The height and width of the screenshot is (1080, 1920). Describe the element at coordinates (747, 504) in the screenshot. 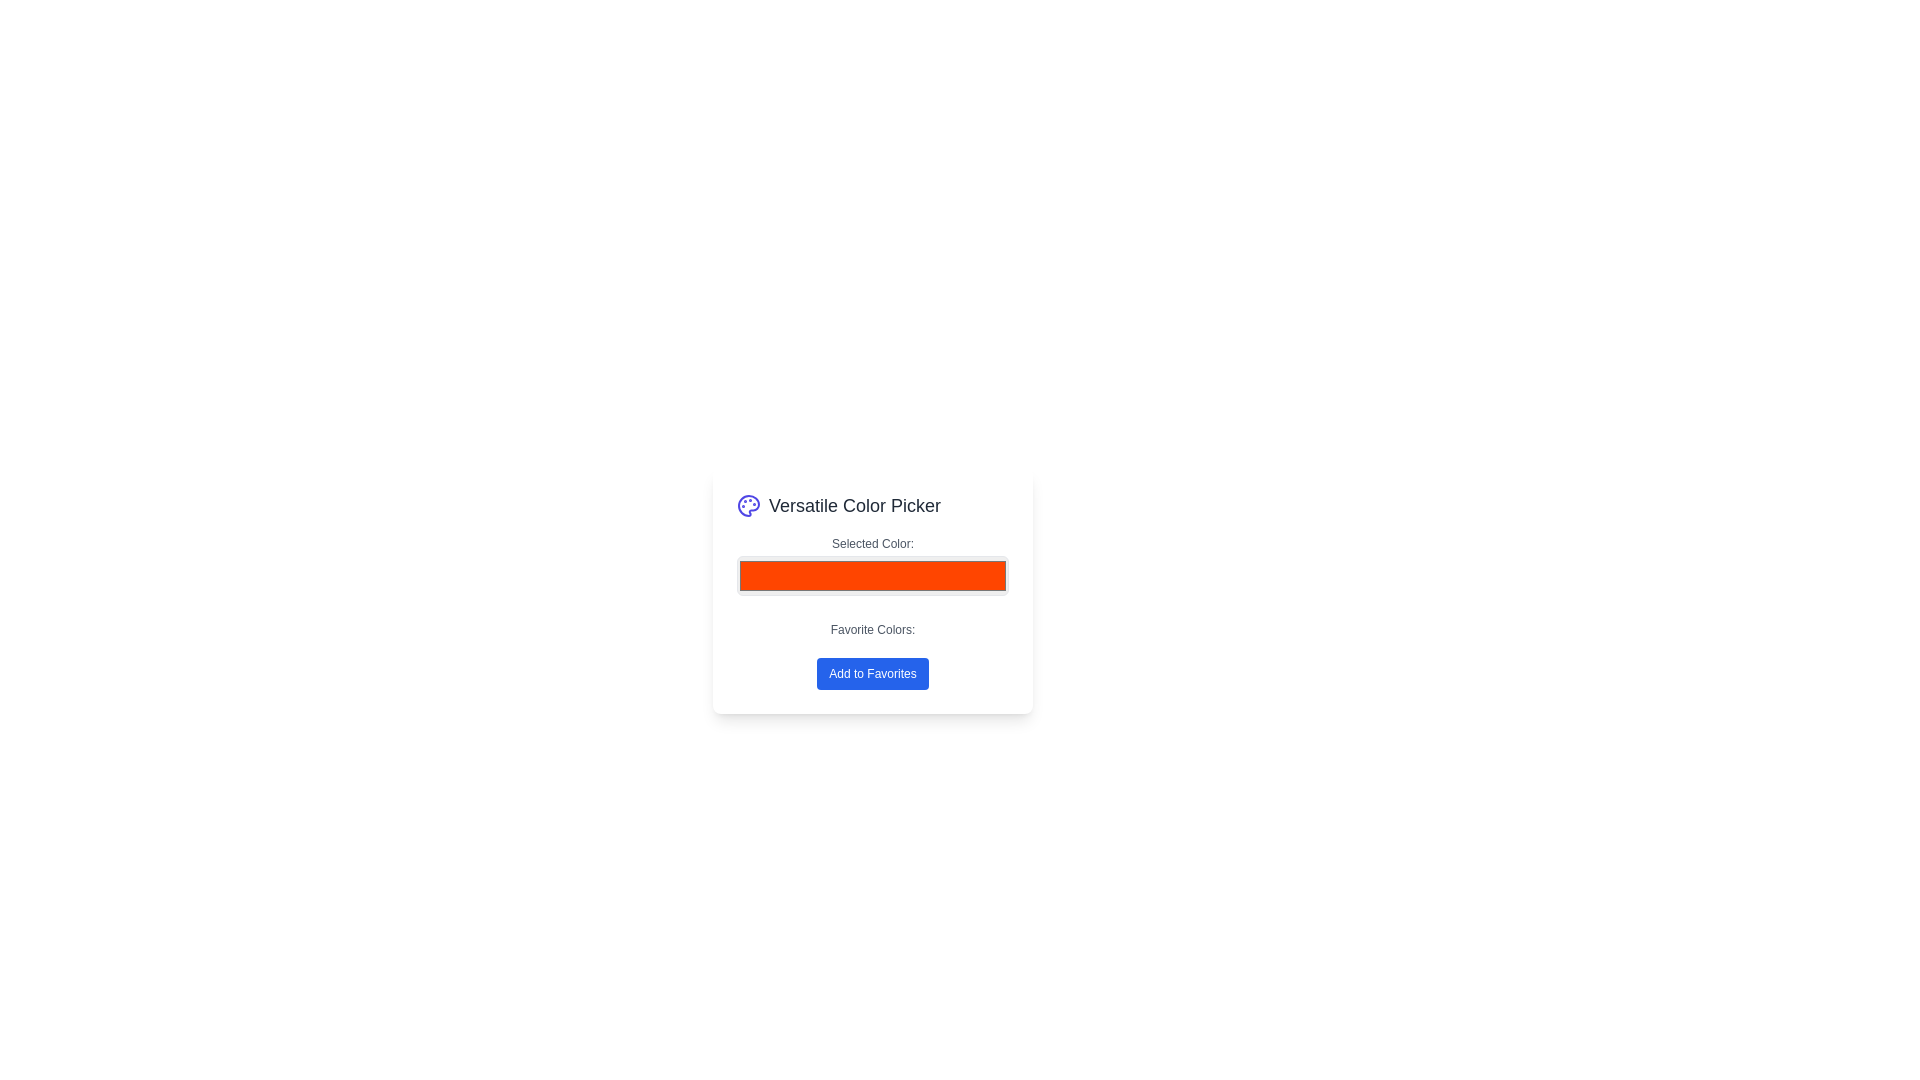

I see `the decorative SVG vector graphic icon representing the 'Versatile Color Picker' functionality, located at the top of the color picker dialog box` at that location.